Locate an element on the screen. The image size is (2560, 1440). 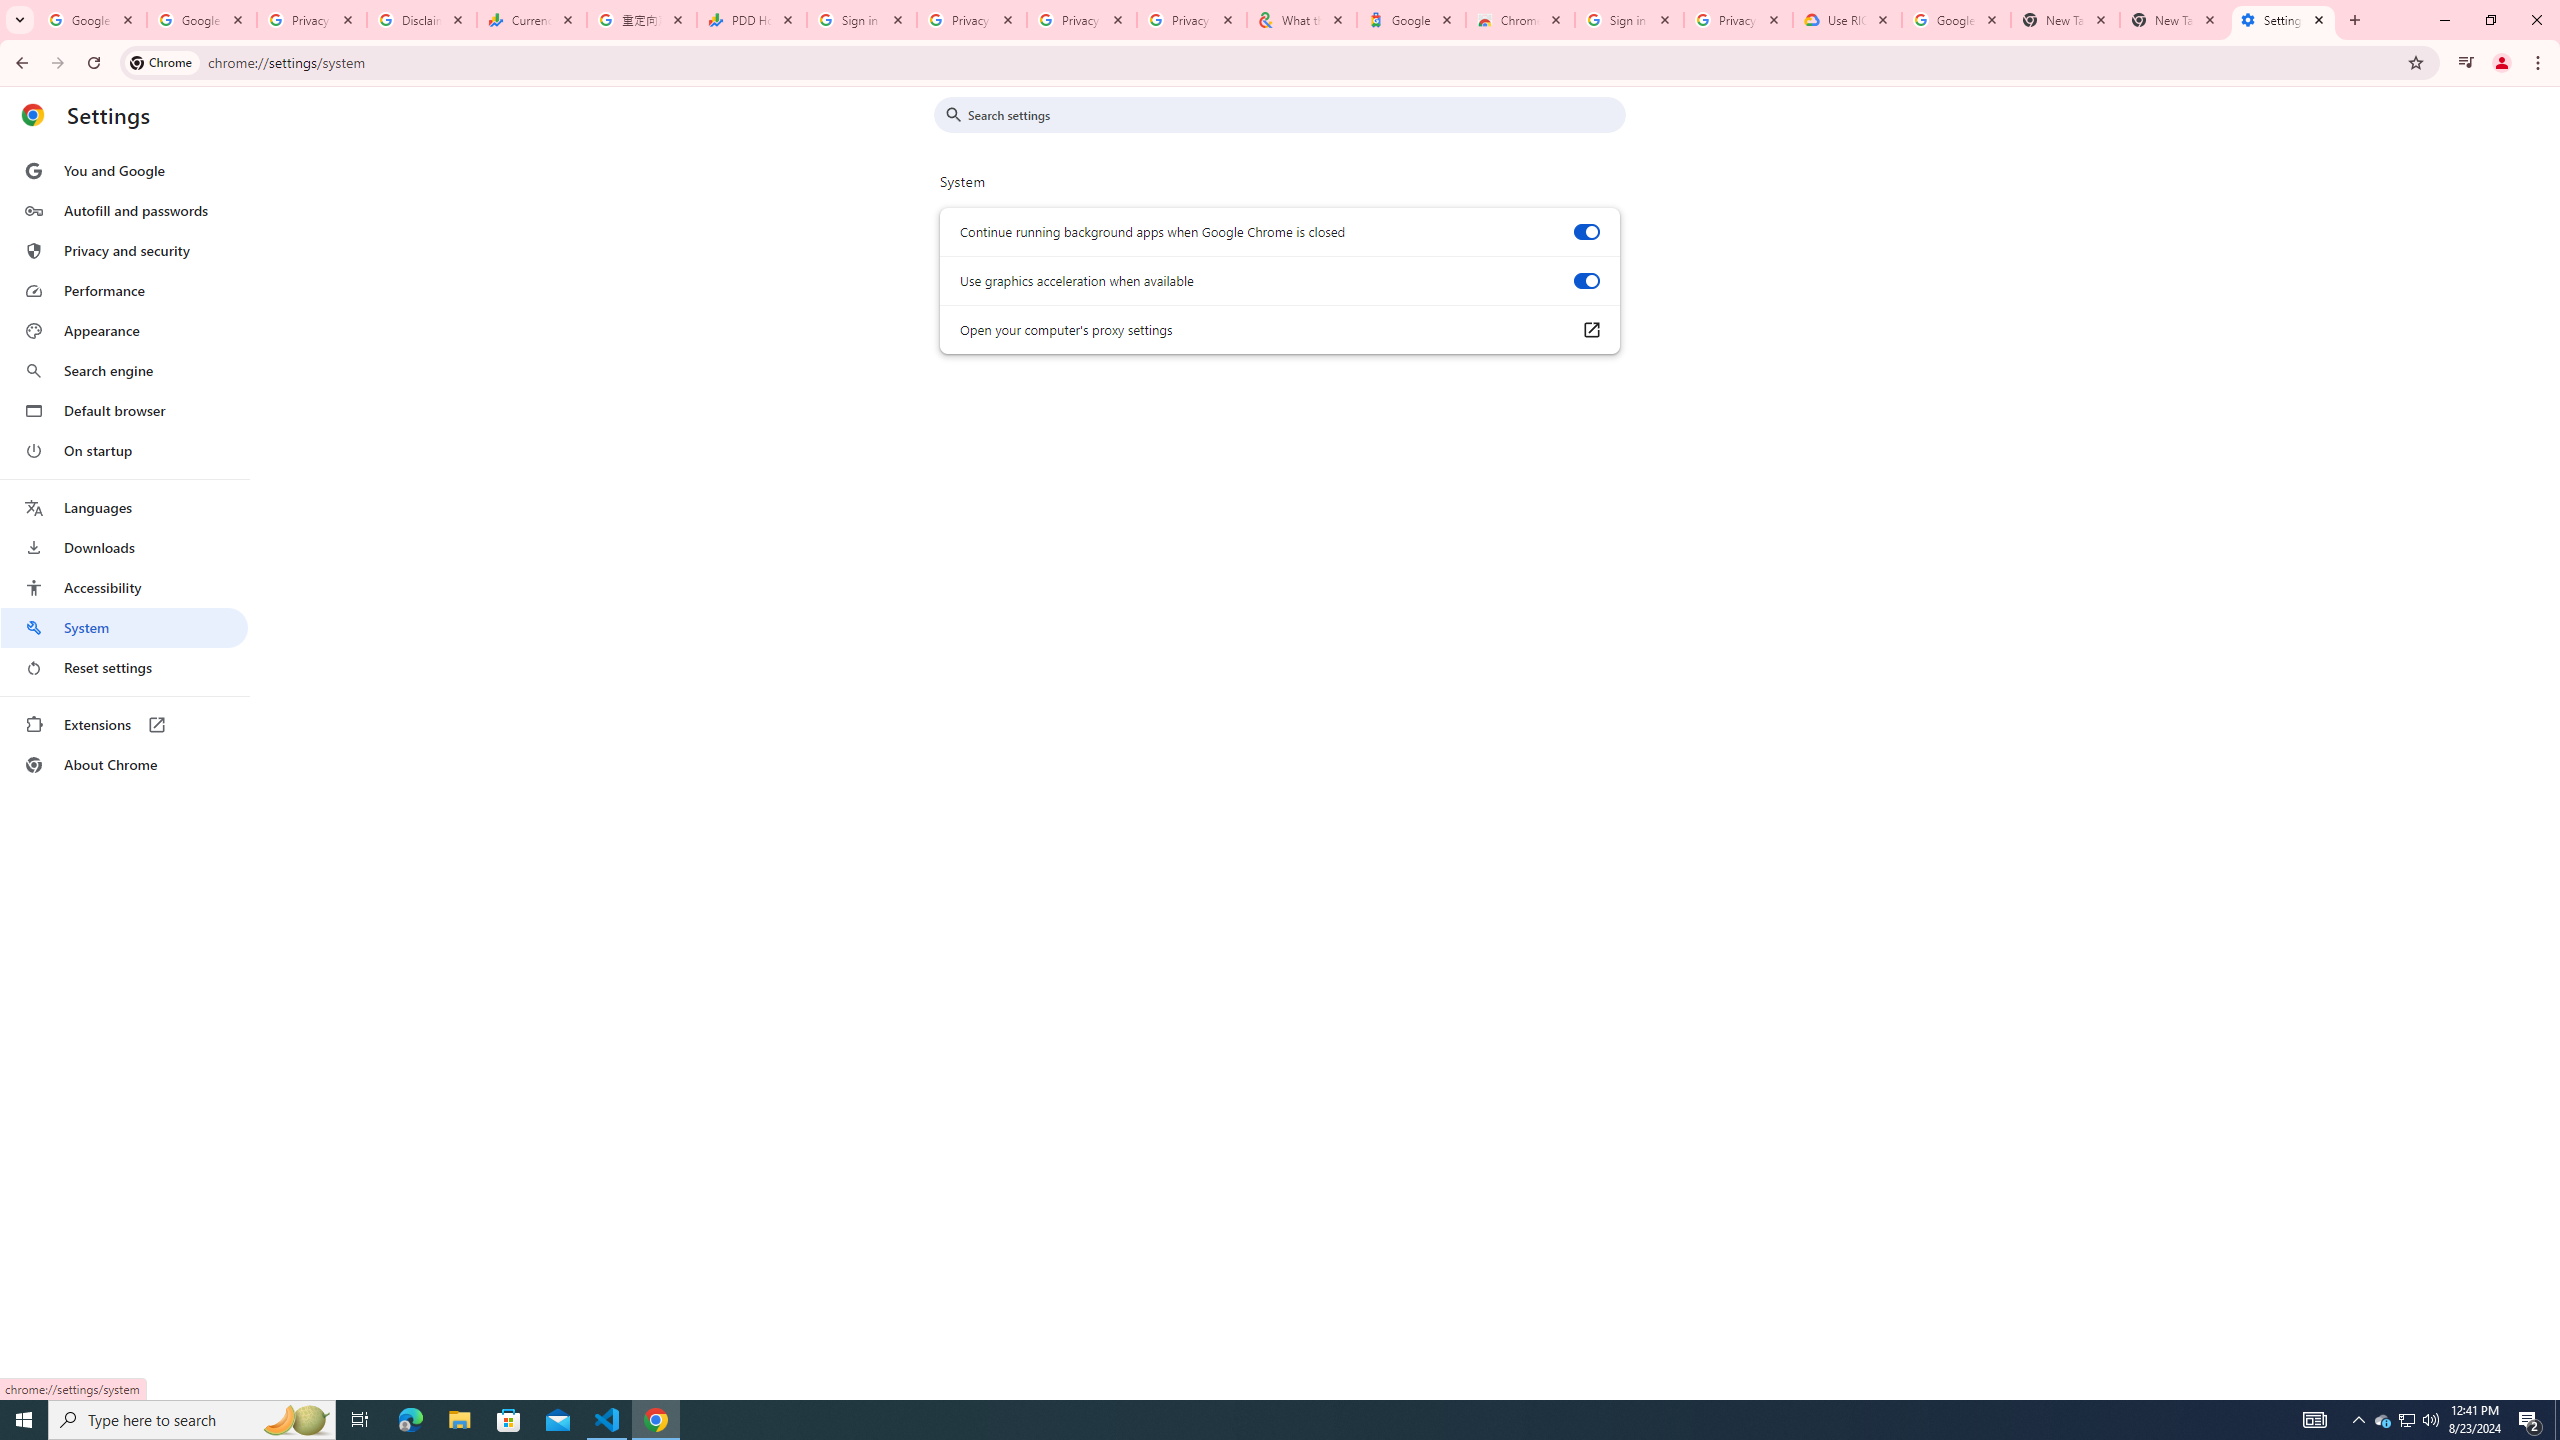
'Chrome Web Store - Color themes by Chrome' is located at coordinates (1520, 19).